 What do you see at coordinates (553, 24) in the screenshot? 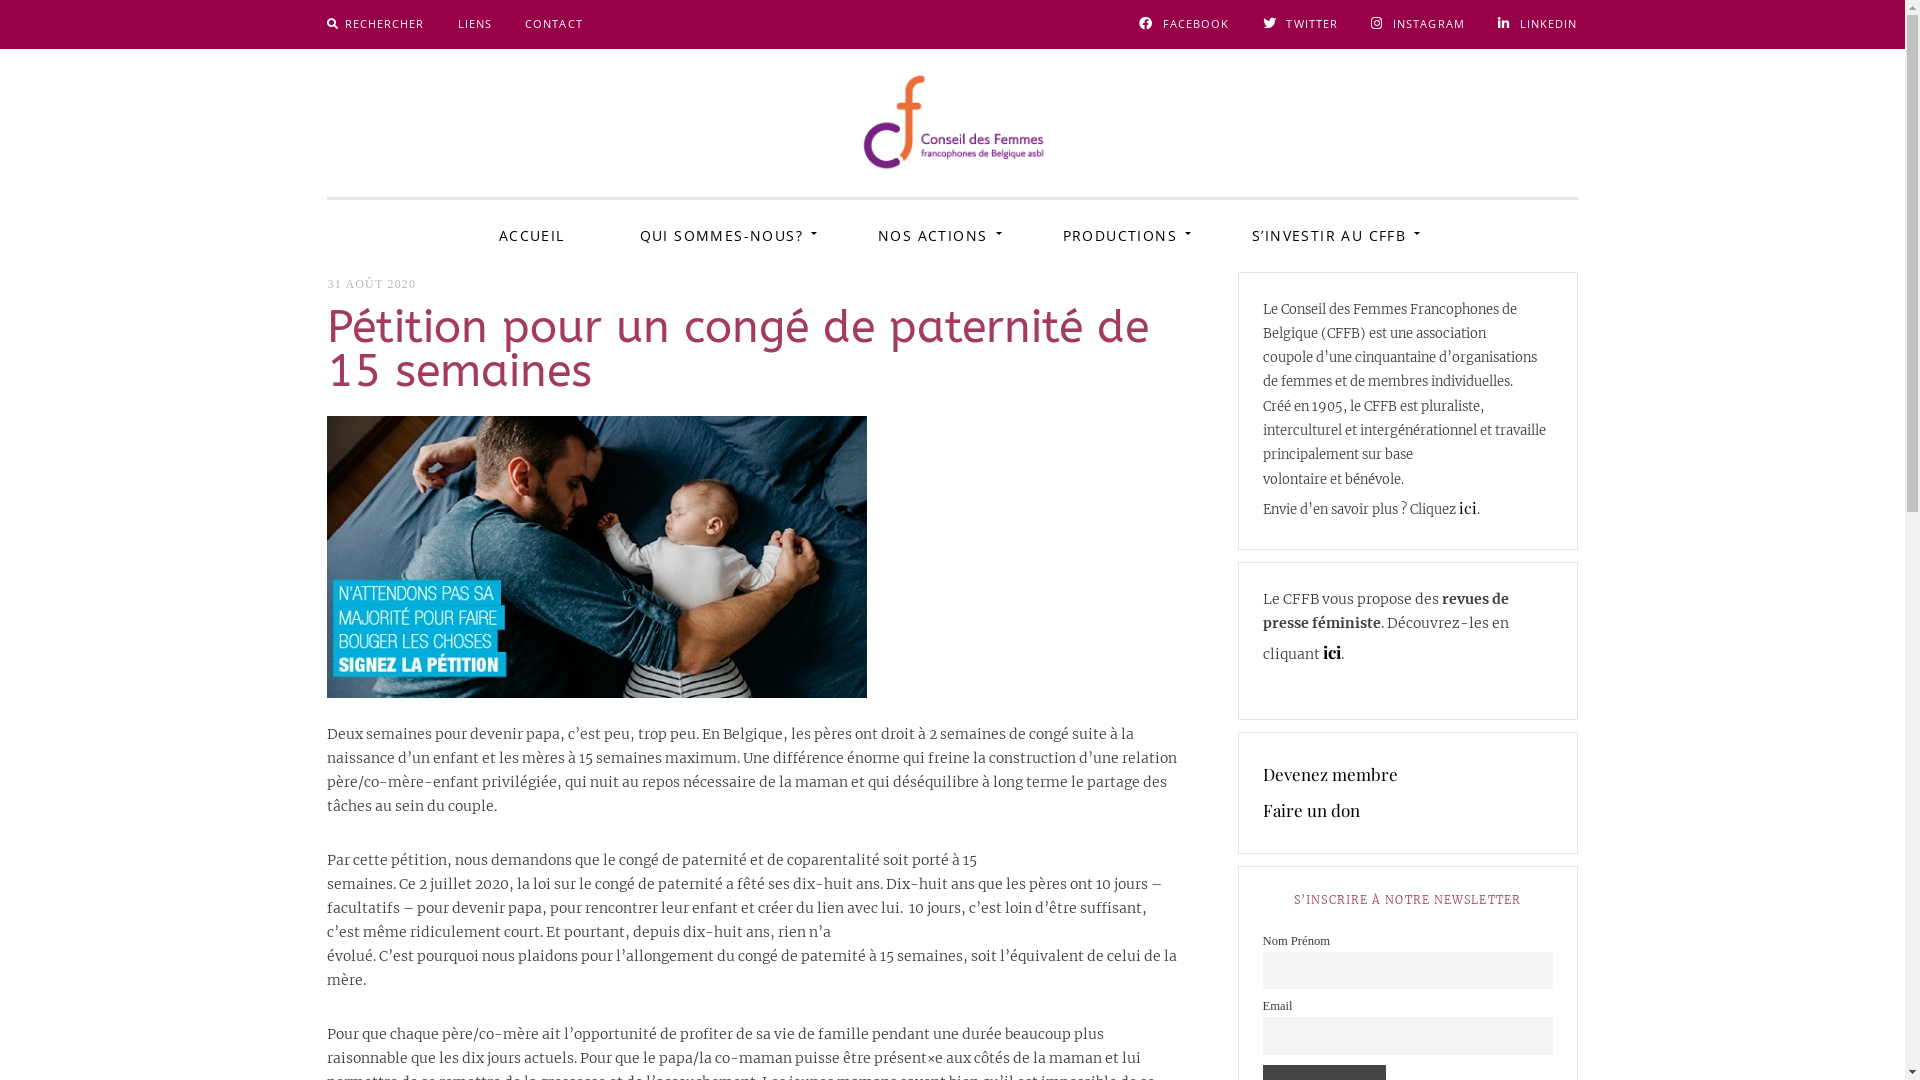
I see `'CONTACT'` at bounding box center [553, 24].